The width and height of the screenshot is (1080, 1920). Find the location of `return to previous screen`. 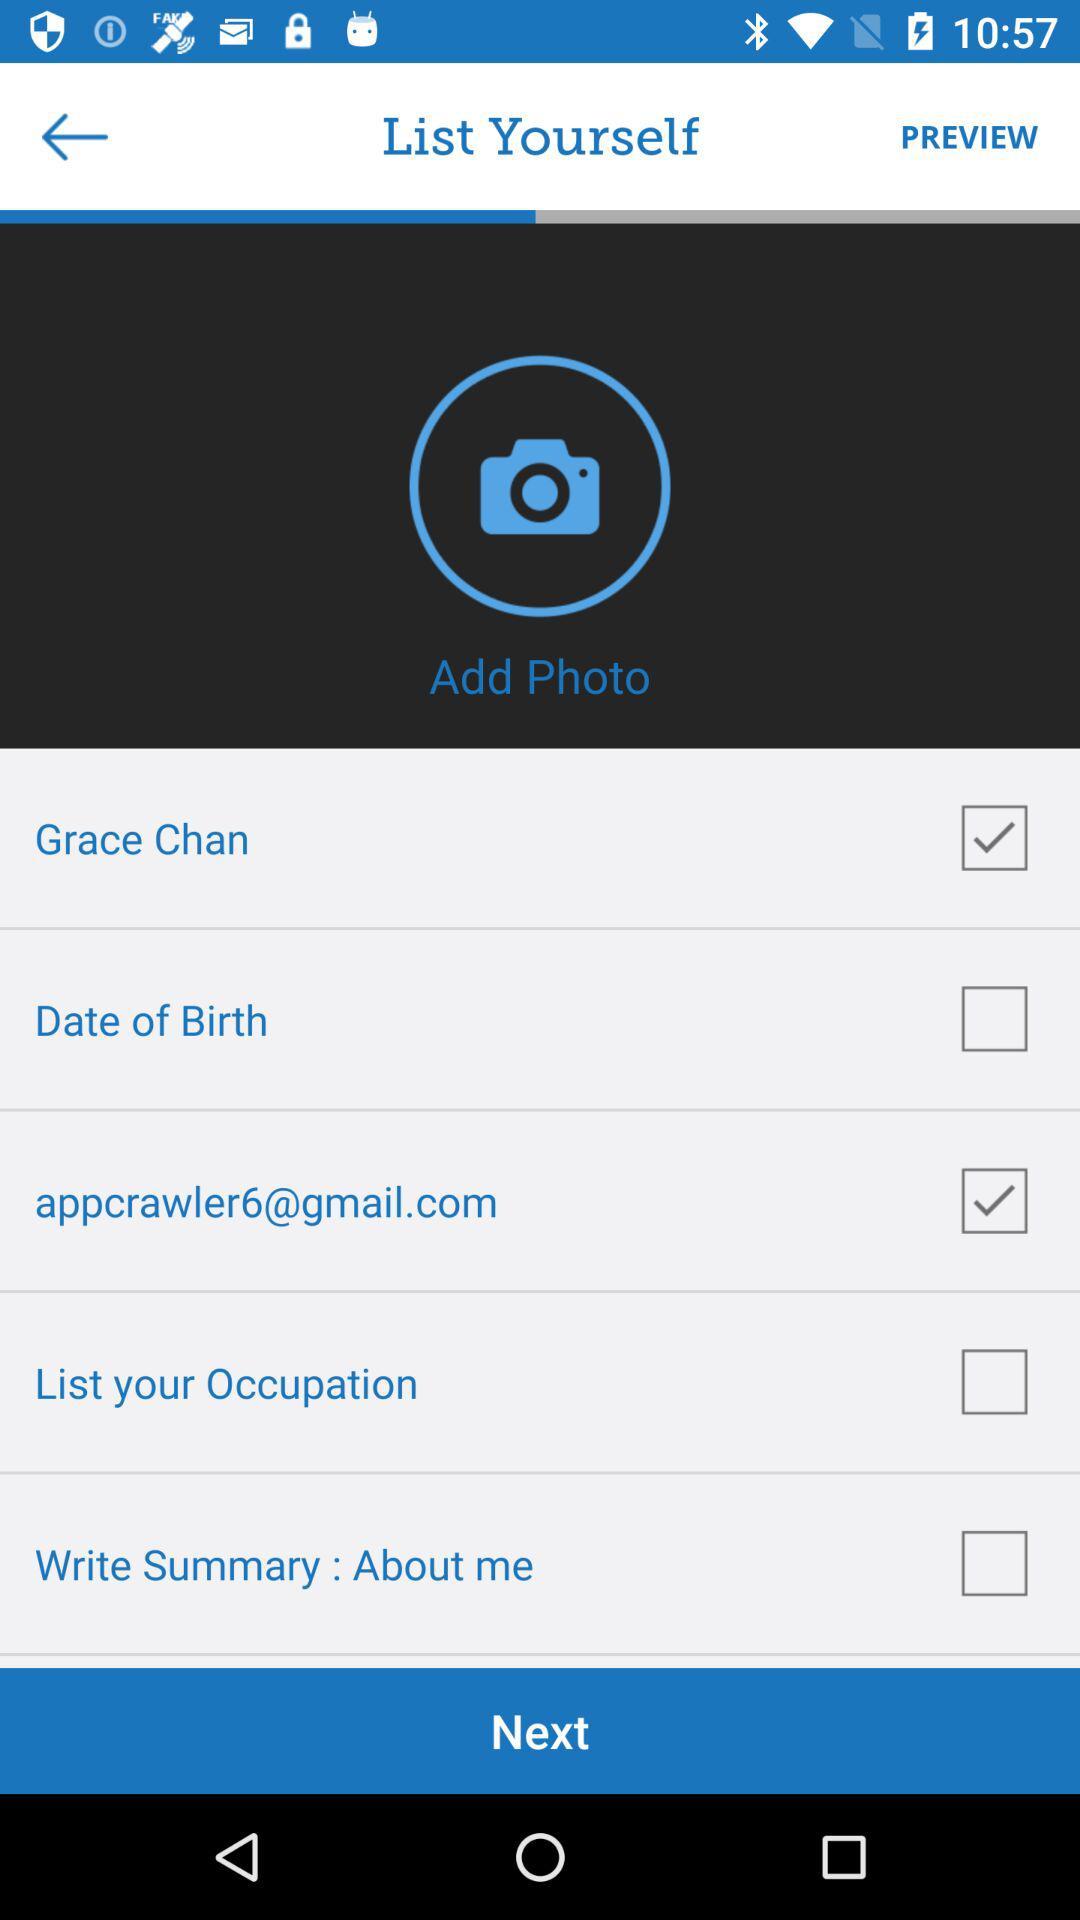

return to previous screen is located at coordinates (73, 135).